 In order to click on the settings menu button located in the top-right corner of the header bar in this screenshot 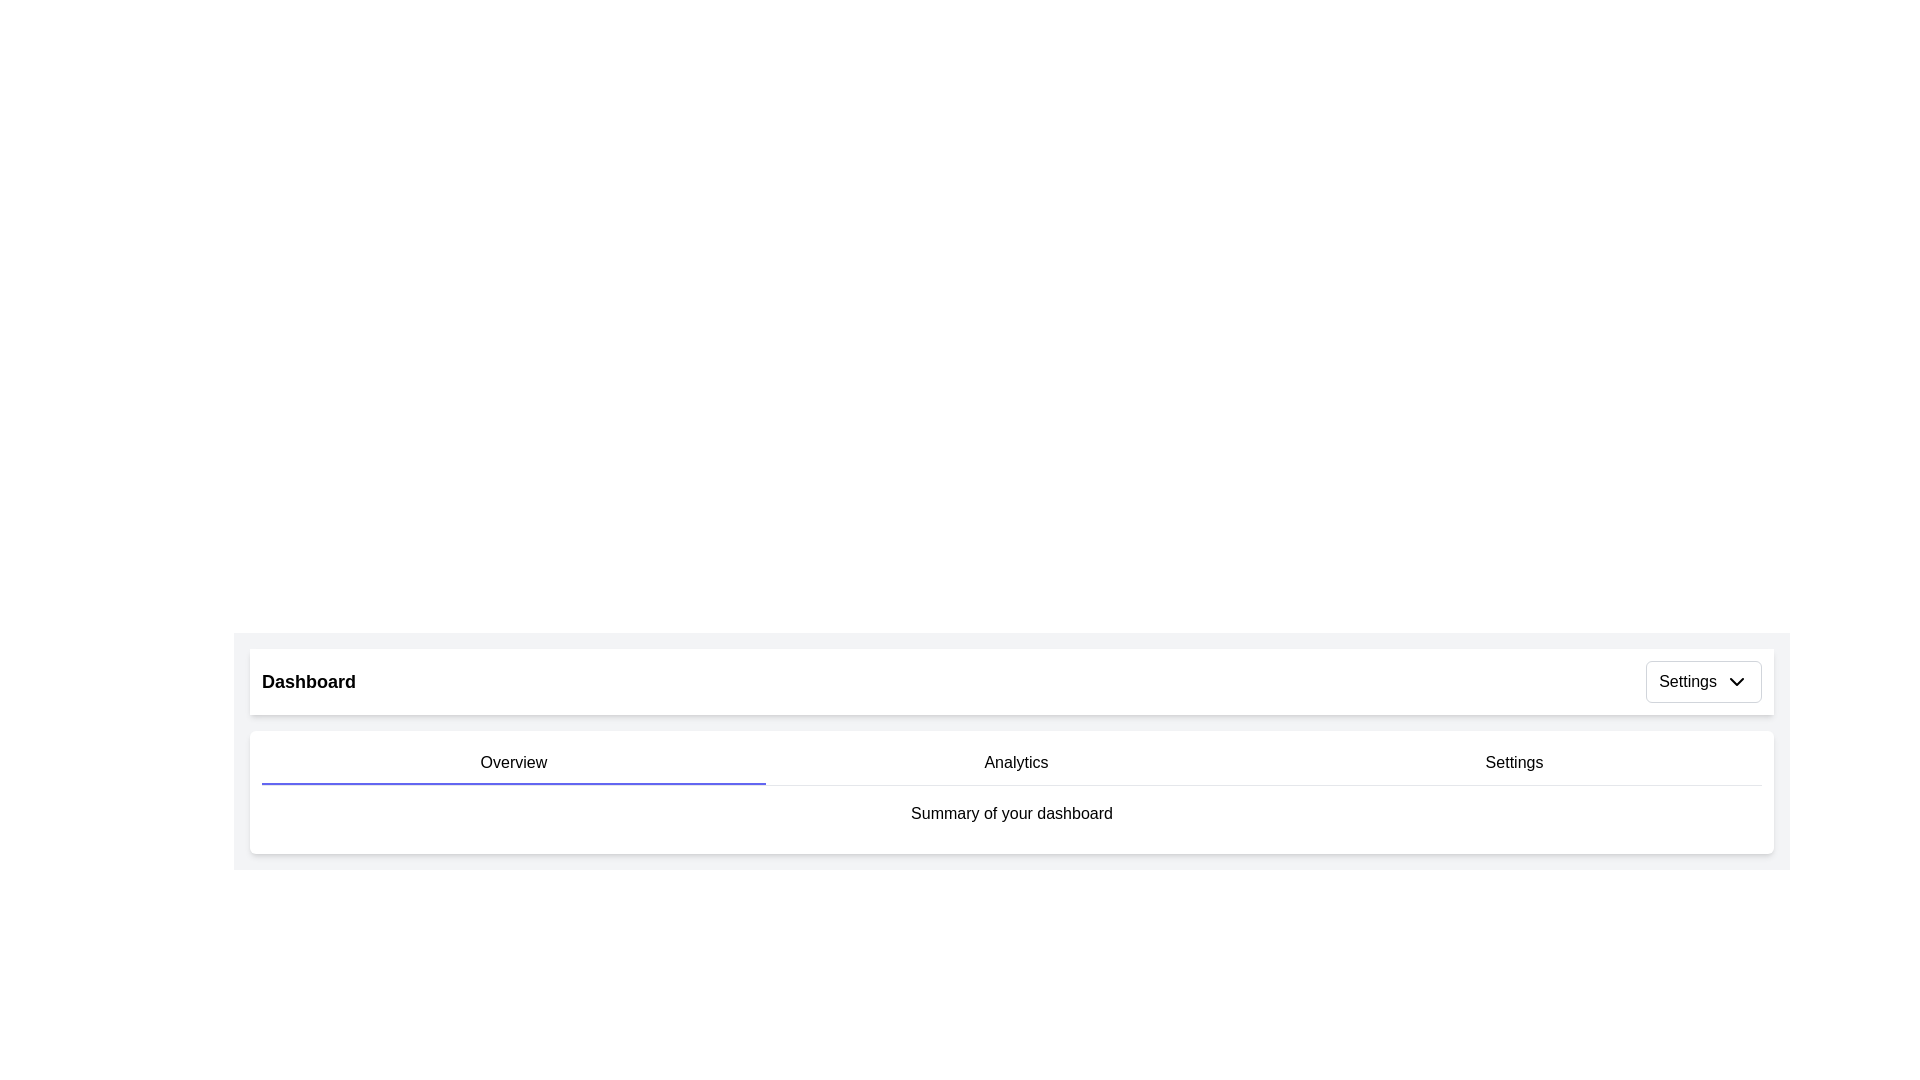, I will do `click(1703, 681)`.